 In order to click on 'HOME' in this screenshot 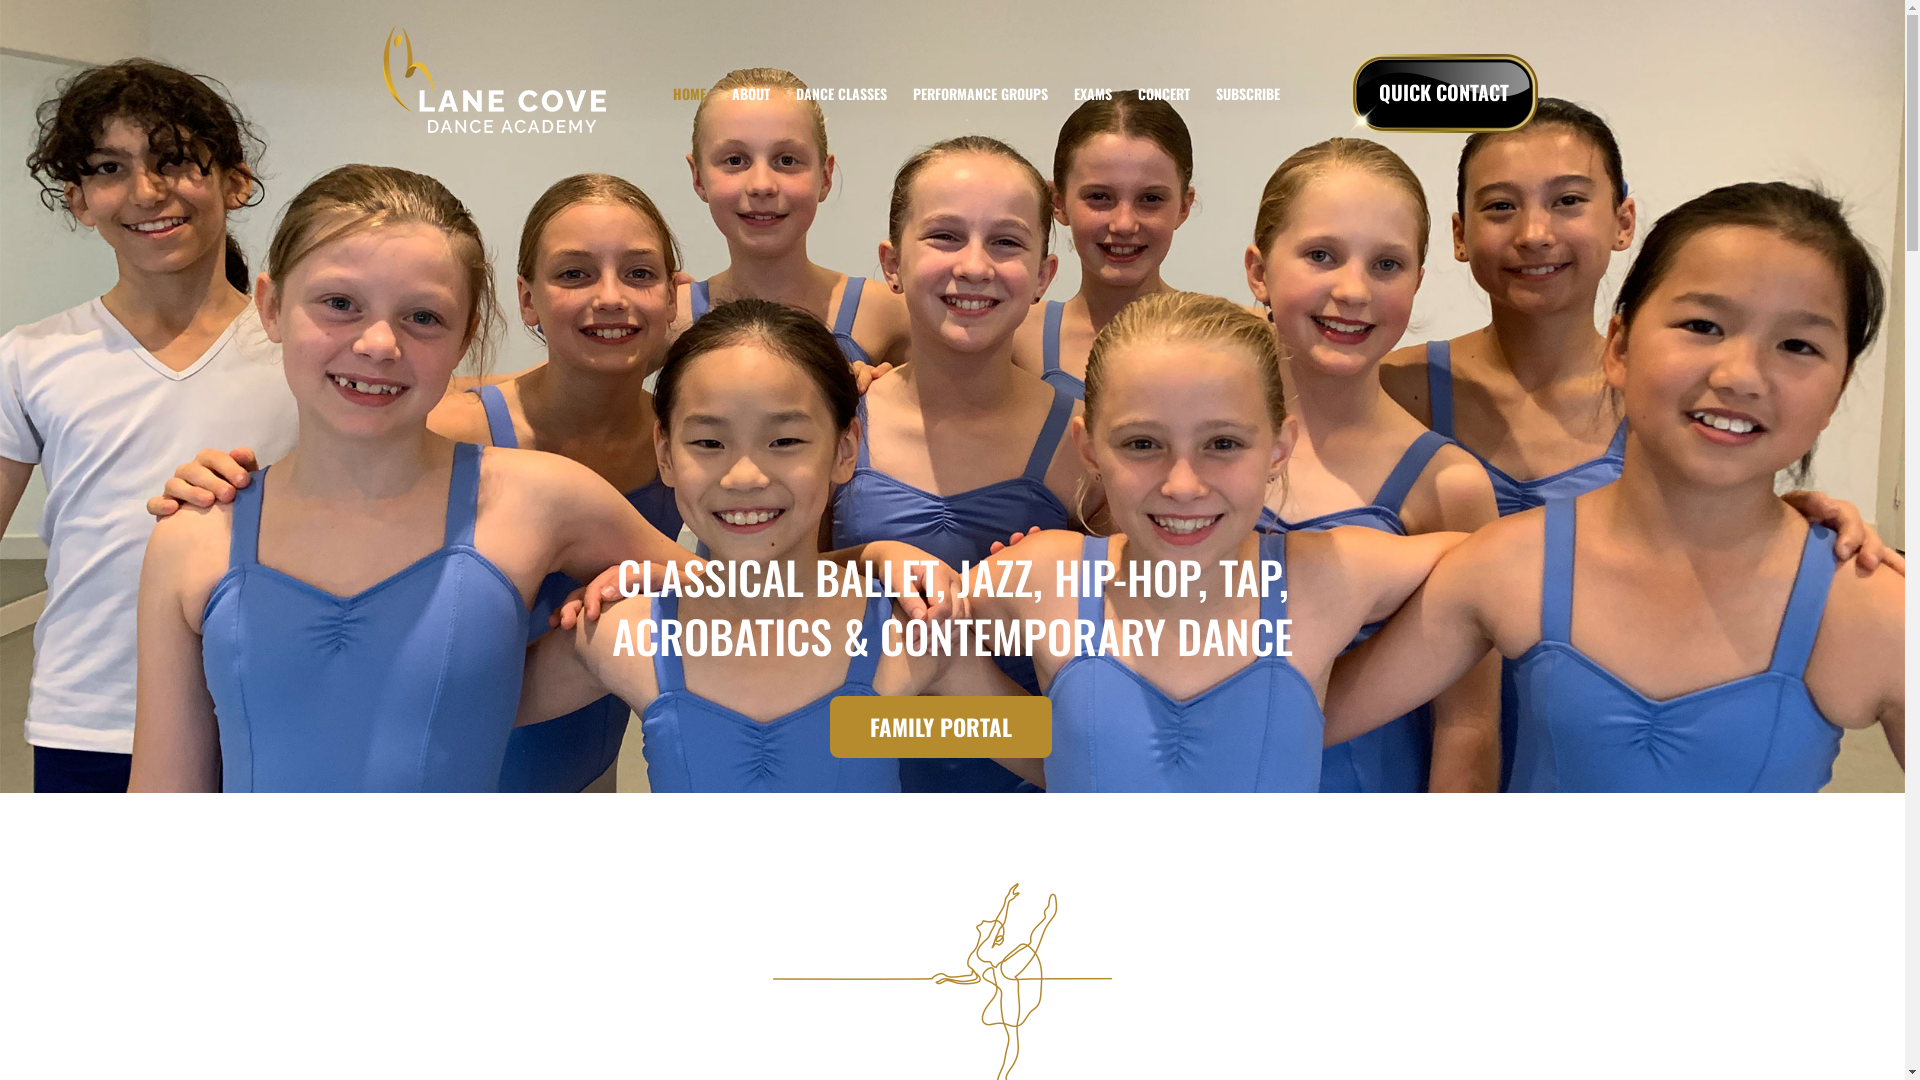, I will do `click(689, 93)`.